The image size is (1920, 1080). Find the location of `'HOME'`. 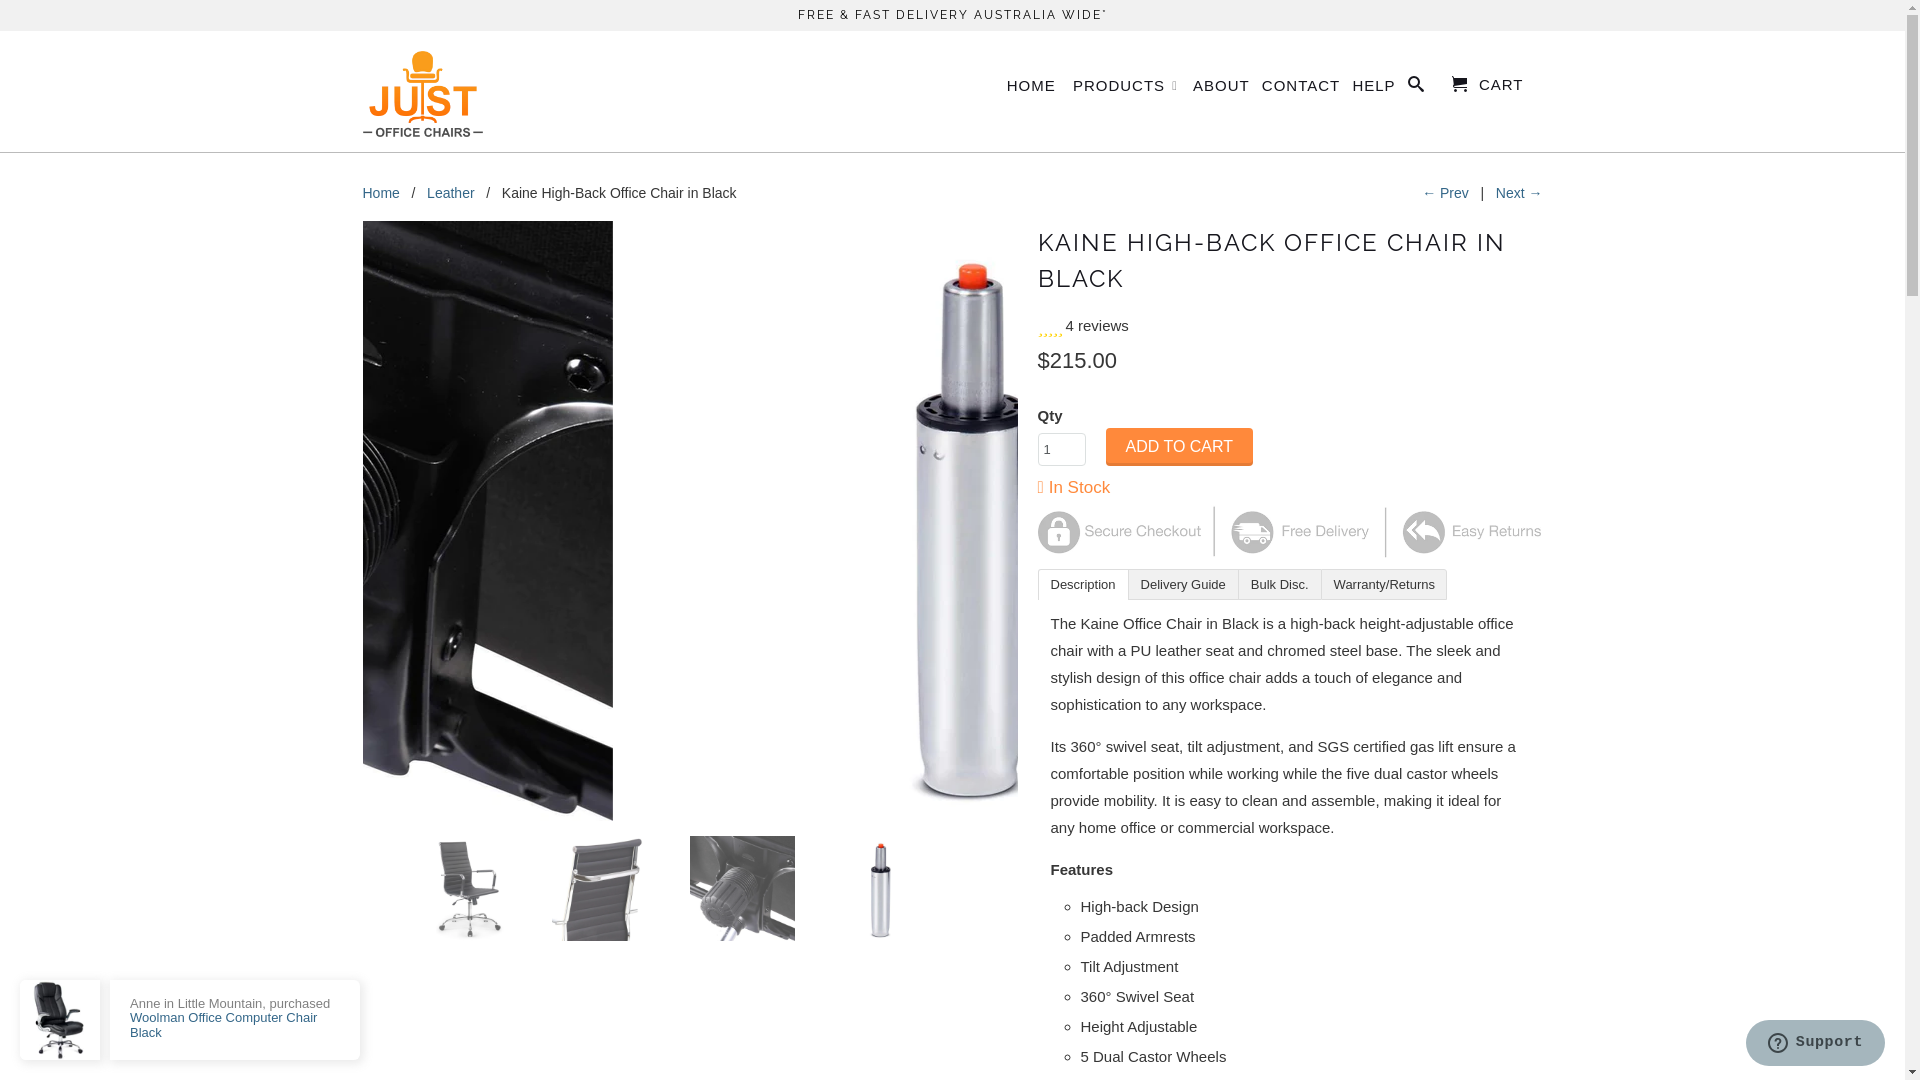

'HOME' is located at coordinates (1031, 88).